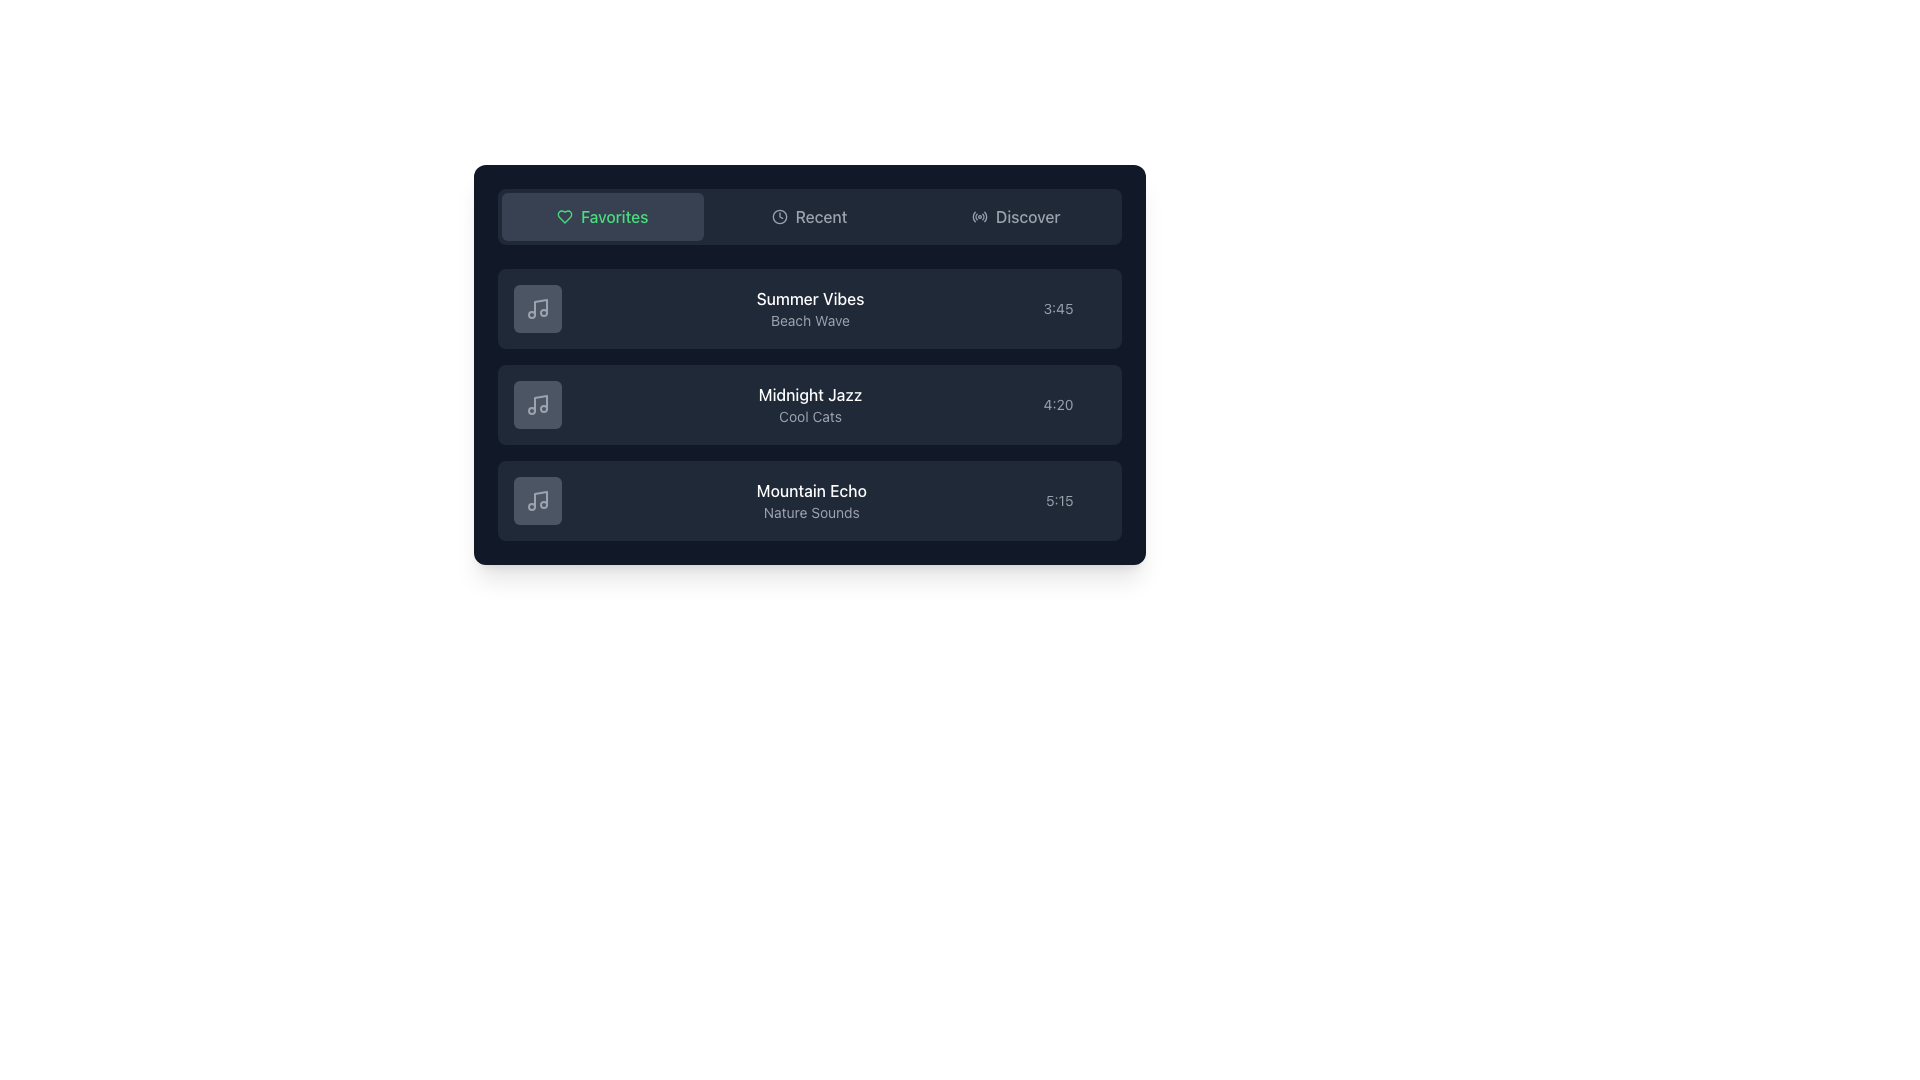  What do you see at coordinates (1058, 500) in the screenshot?
I see `the static text label indicating the duration or timestamp of the audio track, positioned to the left of a circular clickable icon in the bottom entry of the list within a card interface` at bounding box center [1058, 500].